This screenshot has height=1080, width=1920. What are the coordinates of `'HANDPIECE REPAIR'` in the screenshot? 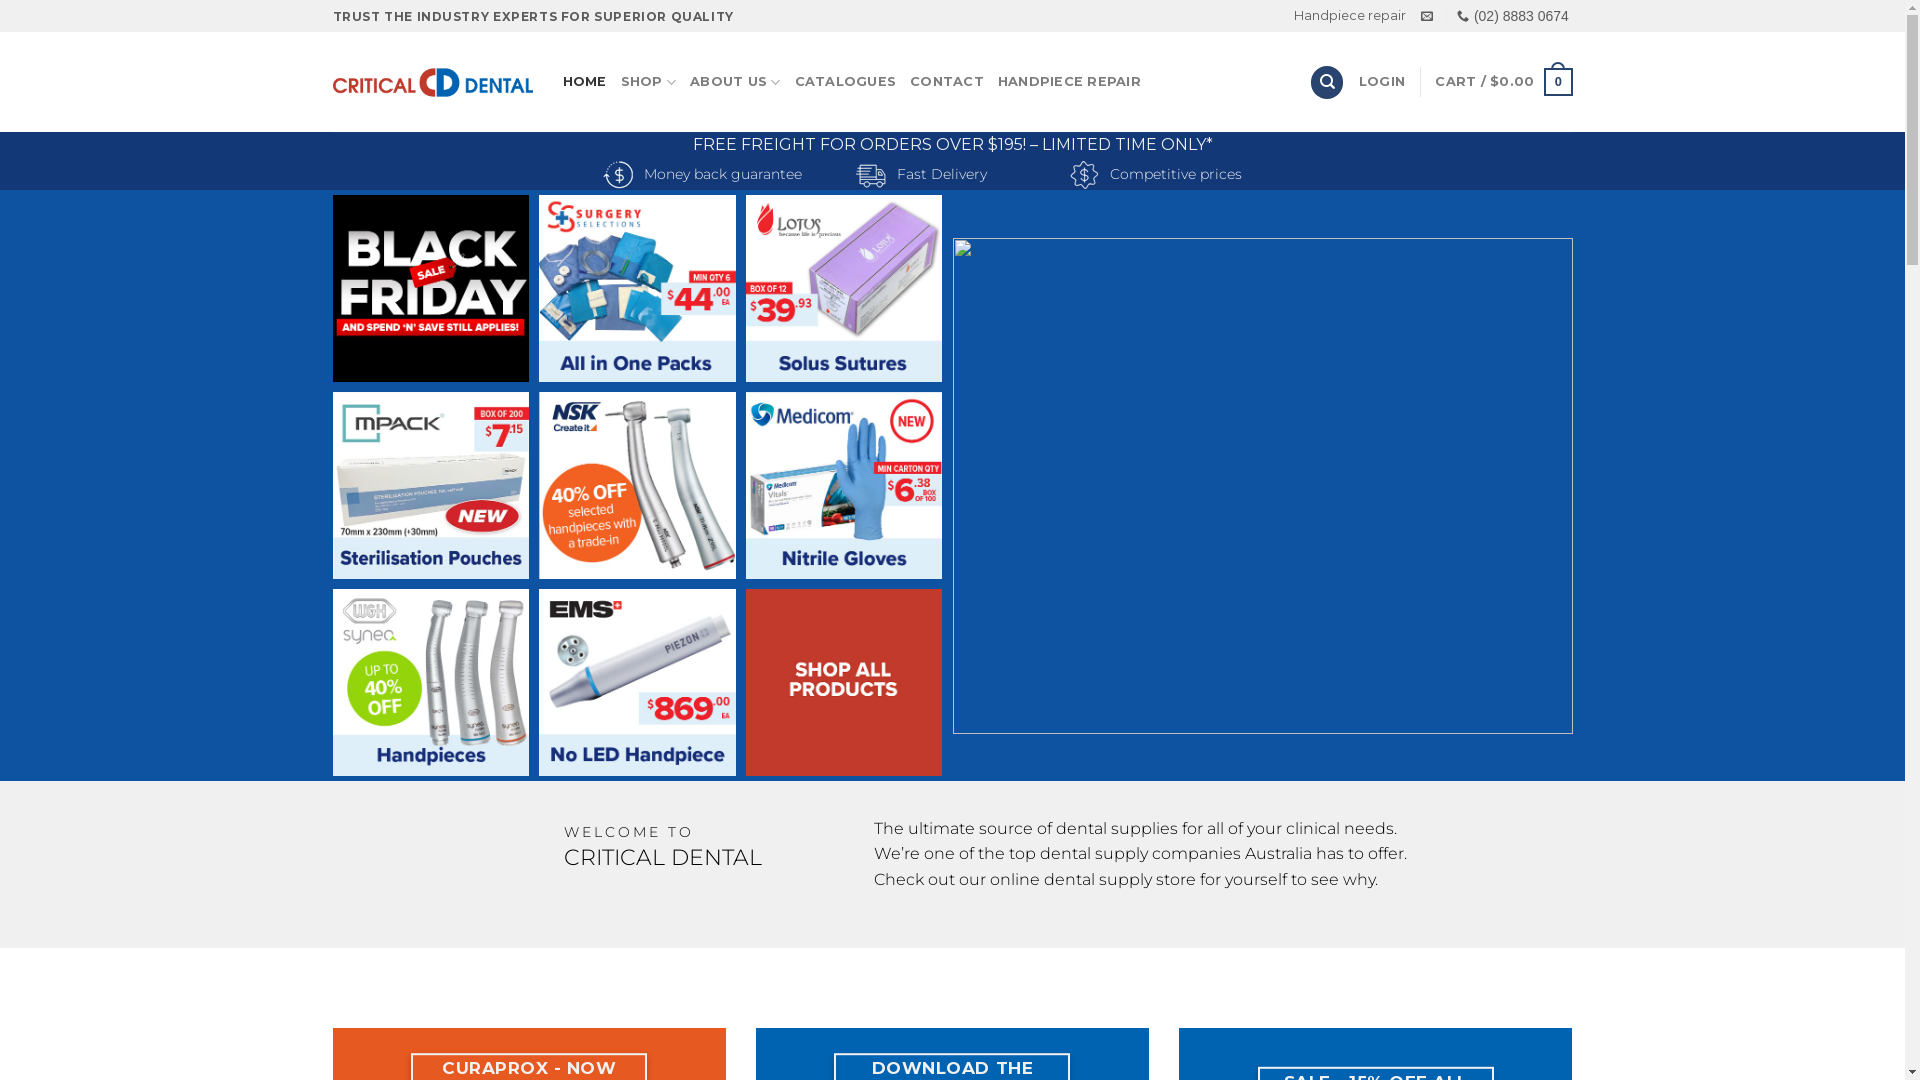 It's located at (998, 80).